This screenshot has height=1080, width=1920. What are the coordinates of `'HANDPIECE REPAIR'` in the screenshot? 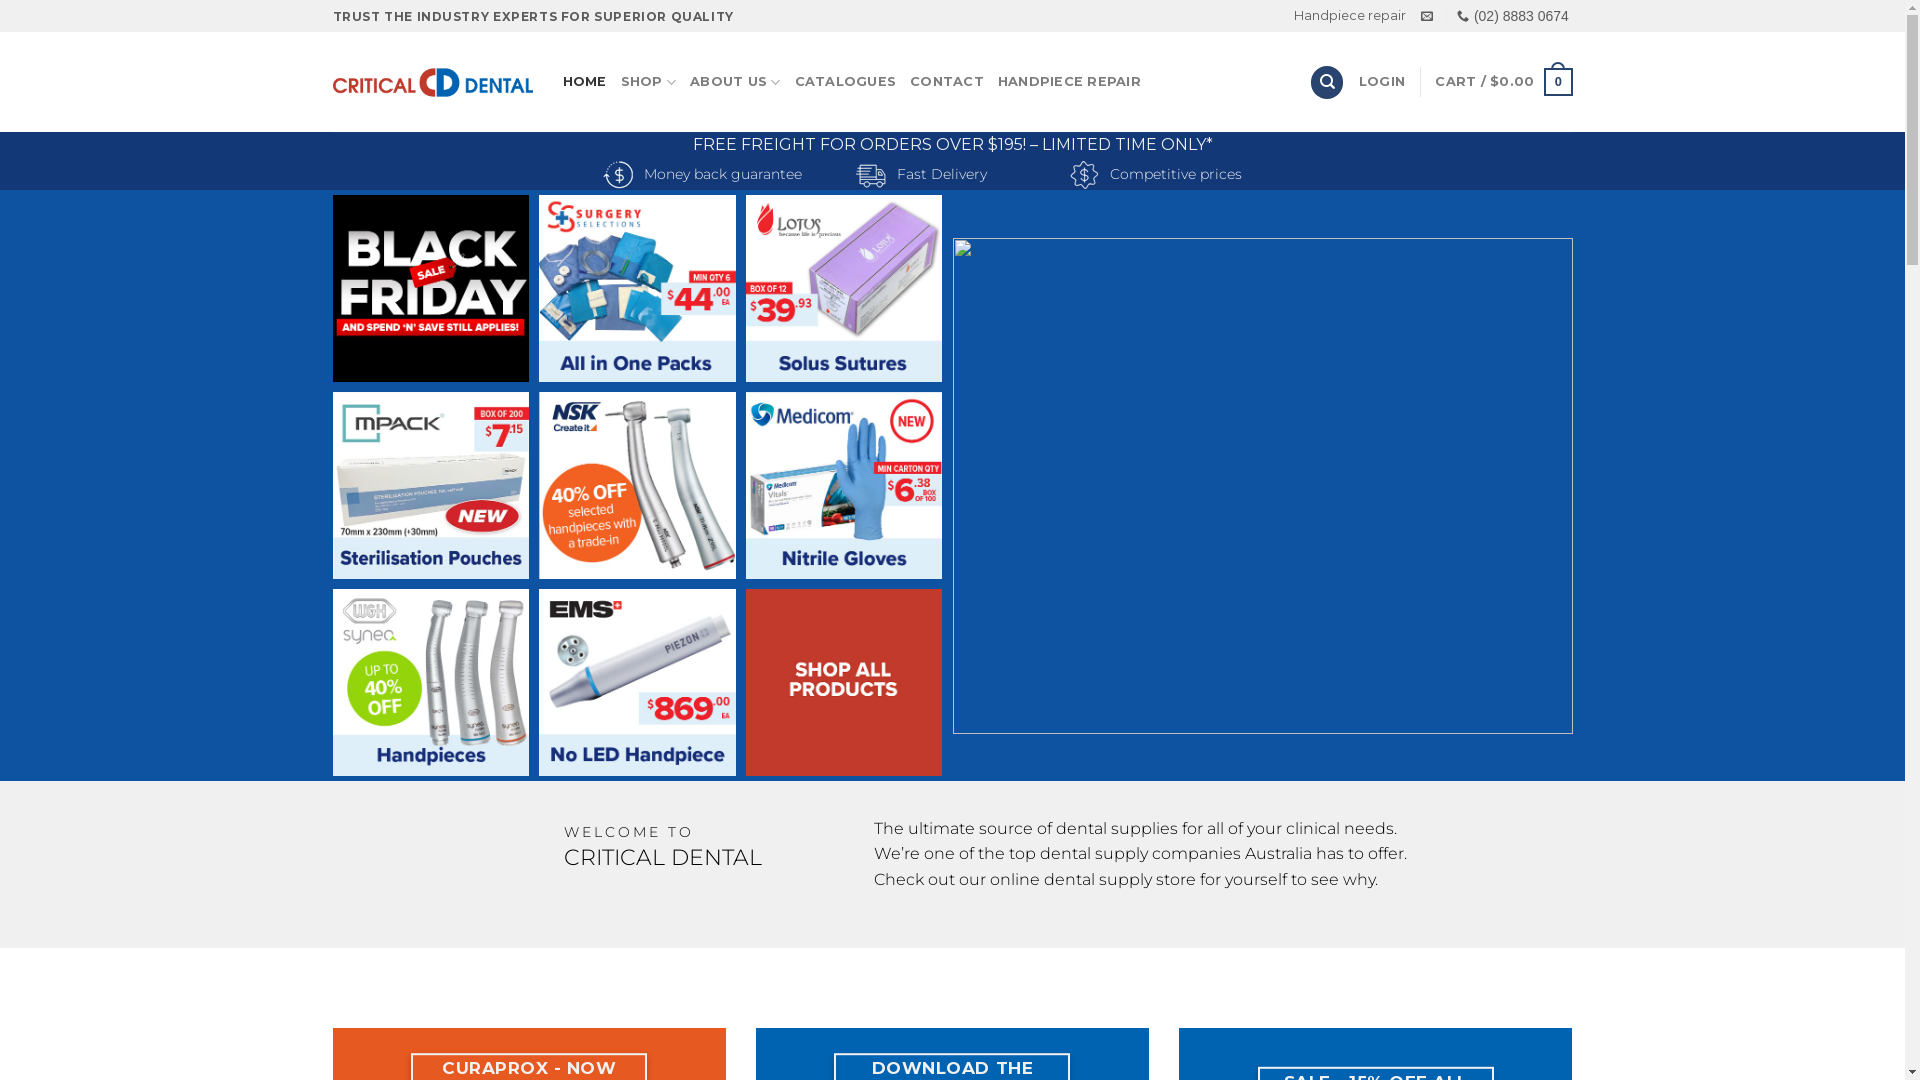 It's located at (998, 80).